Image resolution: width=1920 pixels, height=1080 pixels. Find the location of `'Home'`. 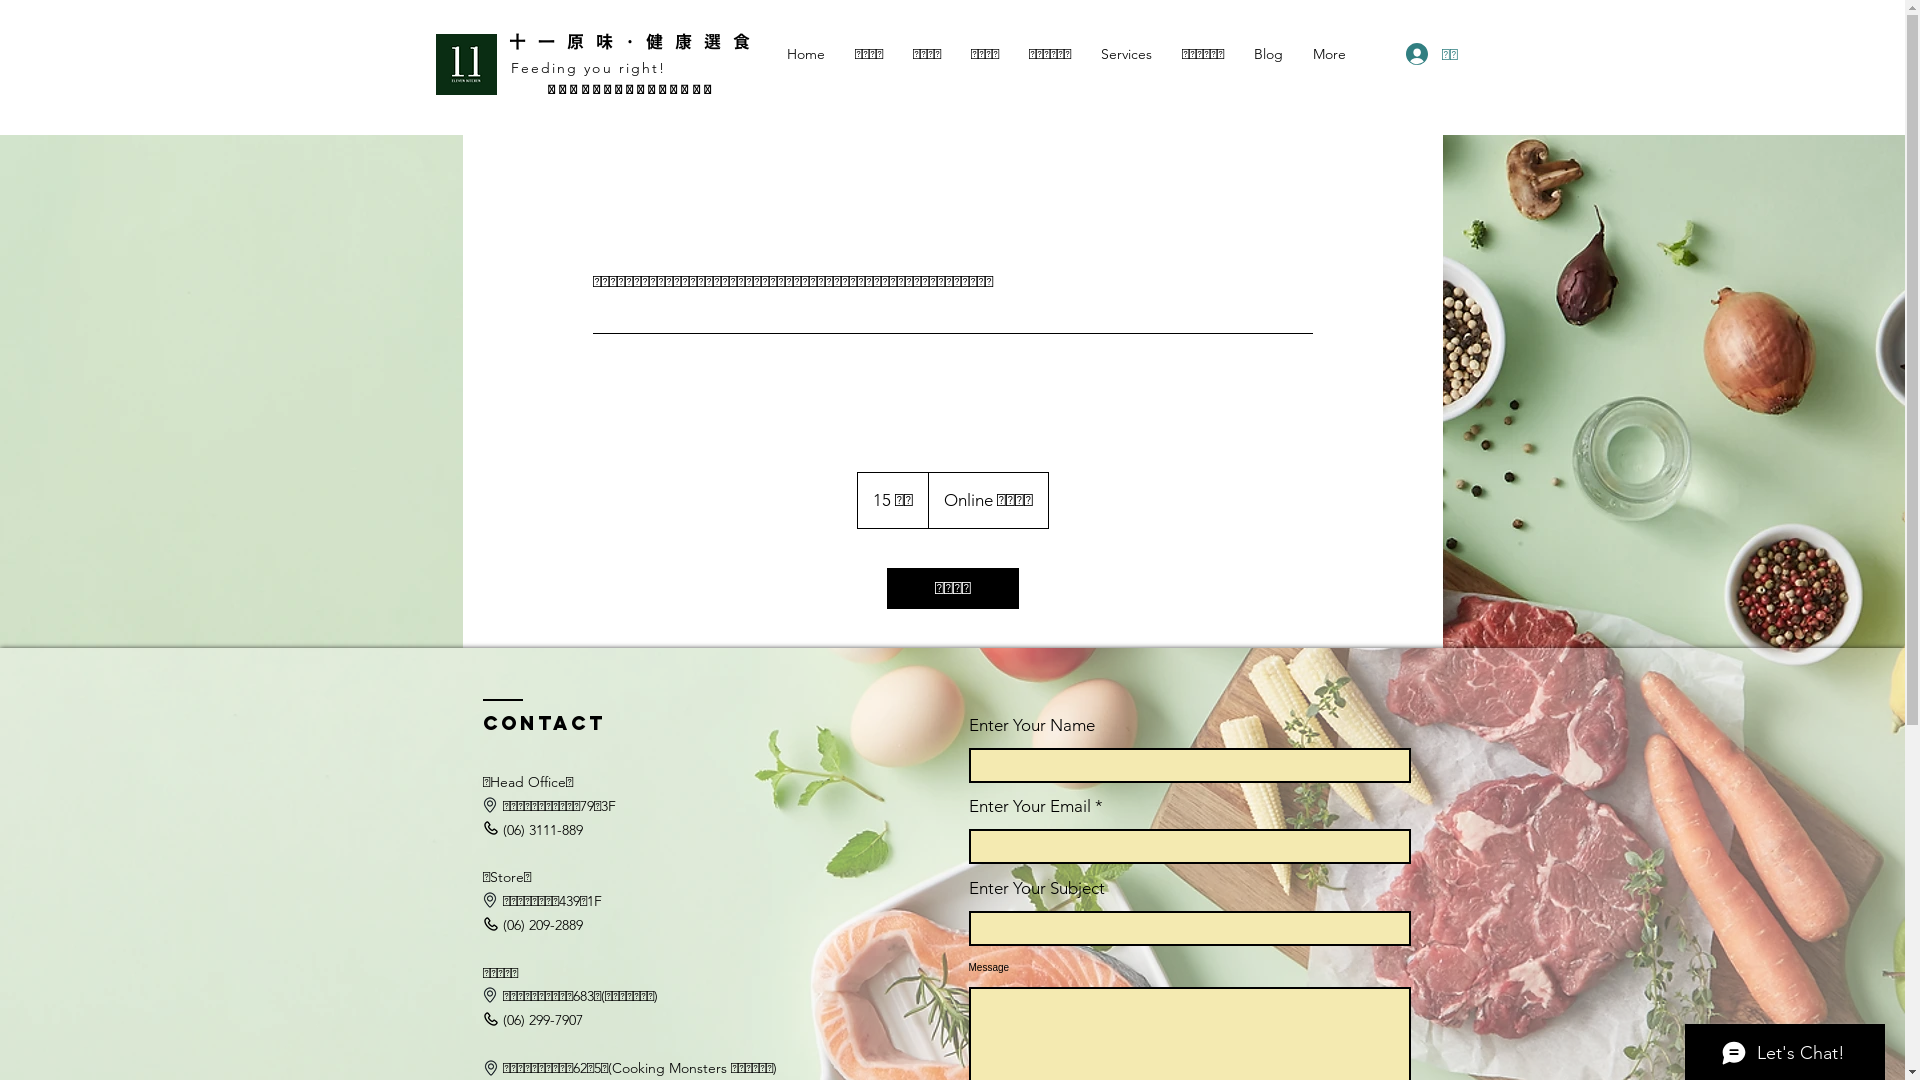

'Home' is located at coordinates (806, 53).